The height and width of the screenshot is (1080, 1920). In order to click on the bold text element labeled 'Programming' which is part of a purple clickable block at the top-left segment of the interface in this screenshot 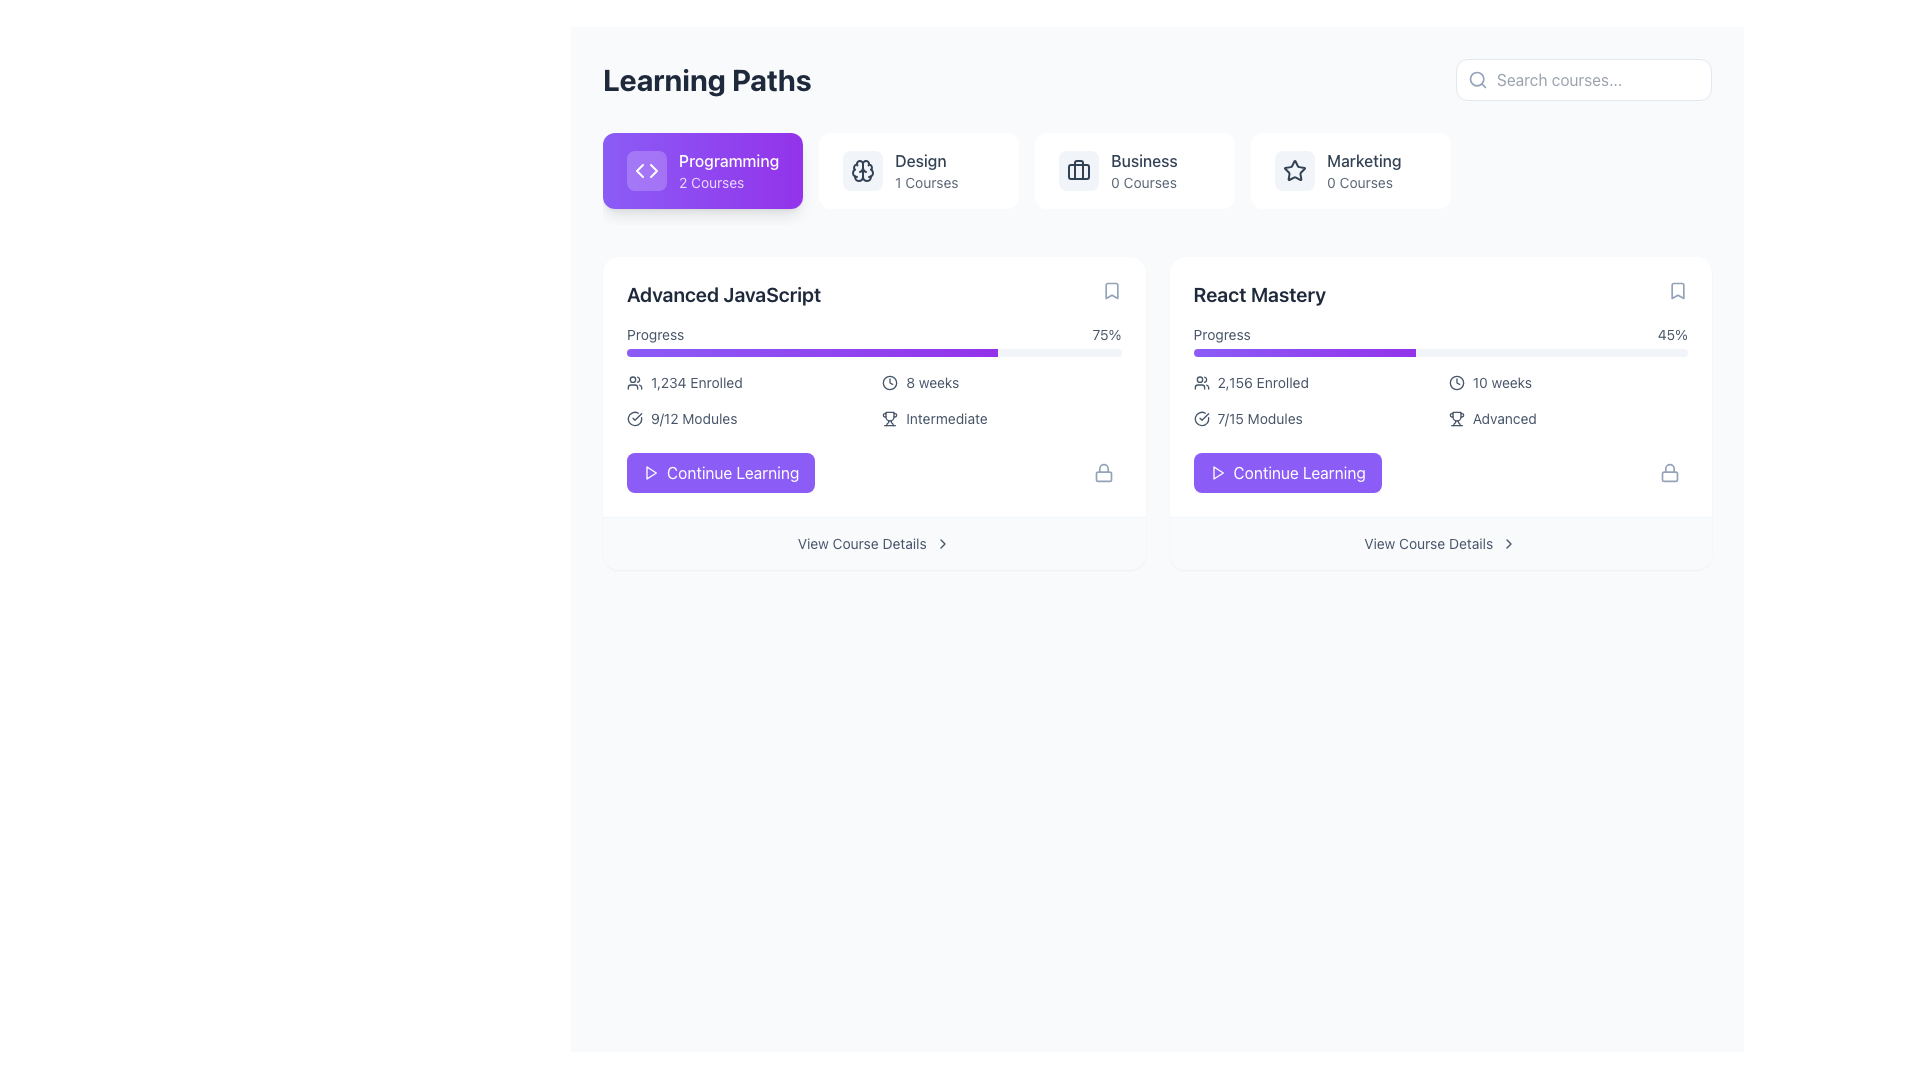, I will do `click(728, 160)`.